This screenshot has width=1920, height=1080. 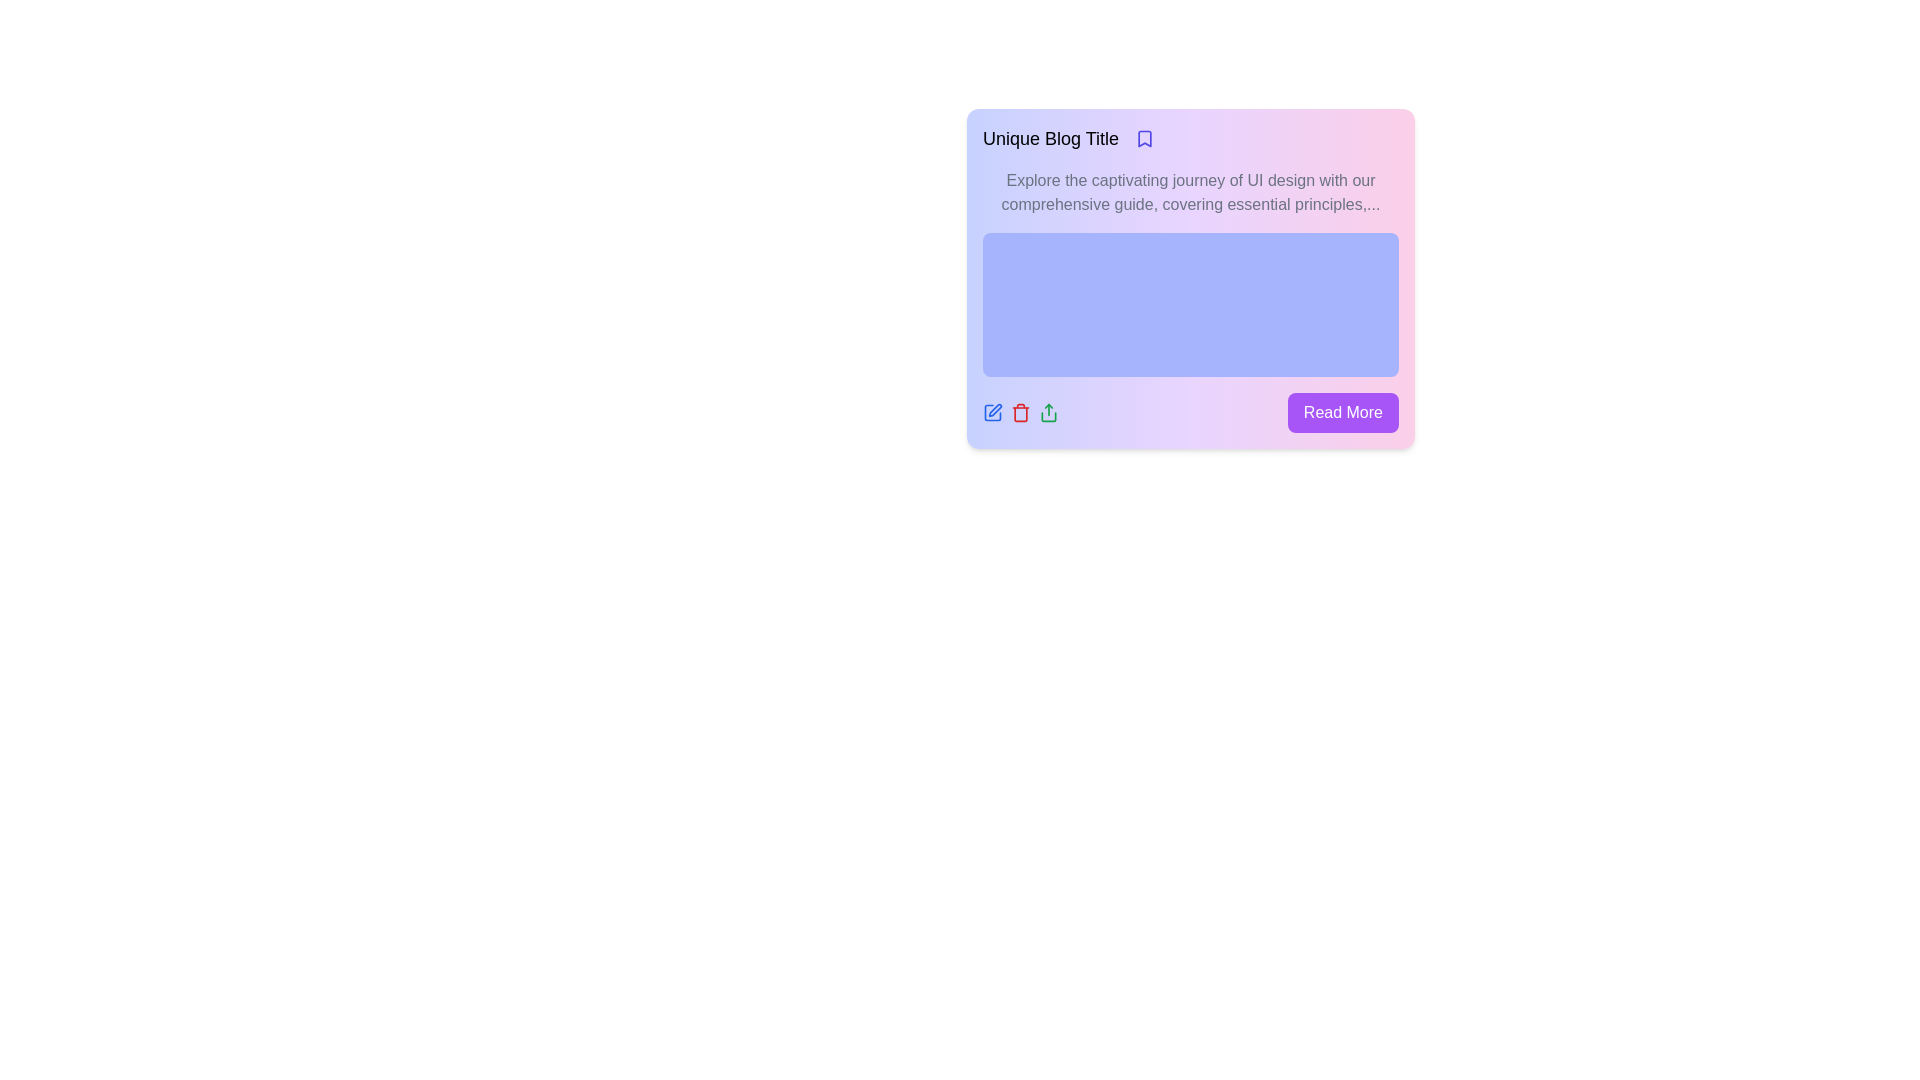 What do you see at coordinates (1343, 411) in the screenshot?
I see `the purple button with 'Read More' text to interact with it` at bounding box center [1343, 411].